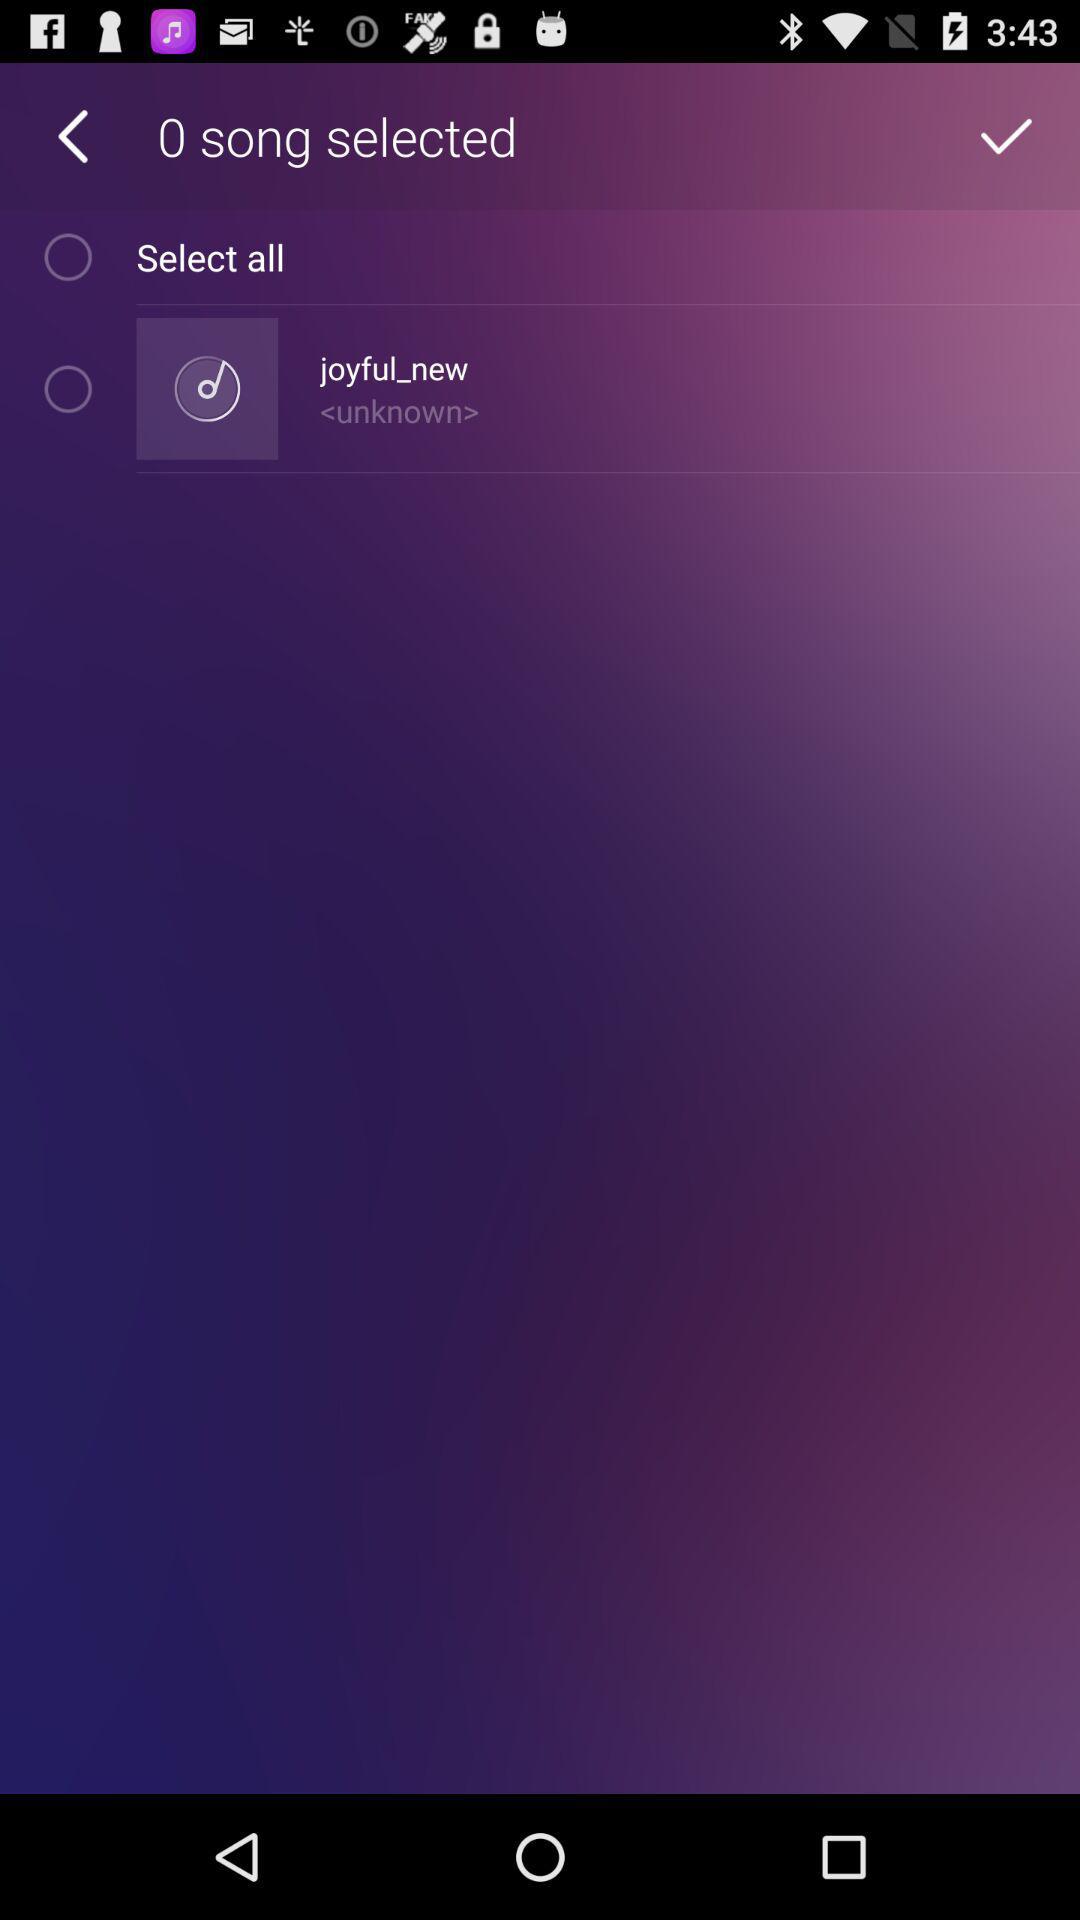 The width and height of the screenshot is (1080, 1920). Describe the element at coordinates (1006, 145) in the screenshot. I see `the check icon` at that location.